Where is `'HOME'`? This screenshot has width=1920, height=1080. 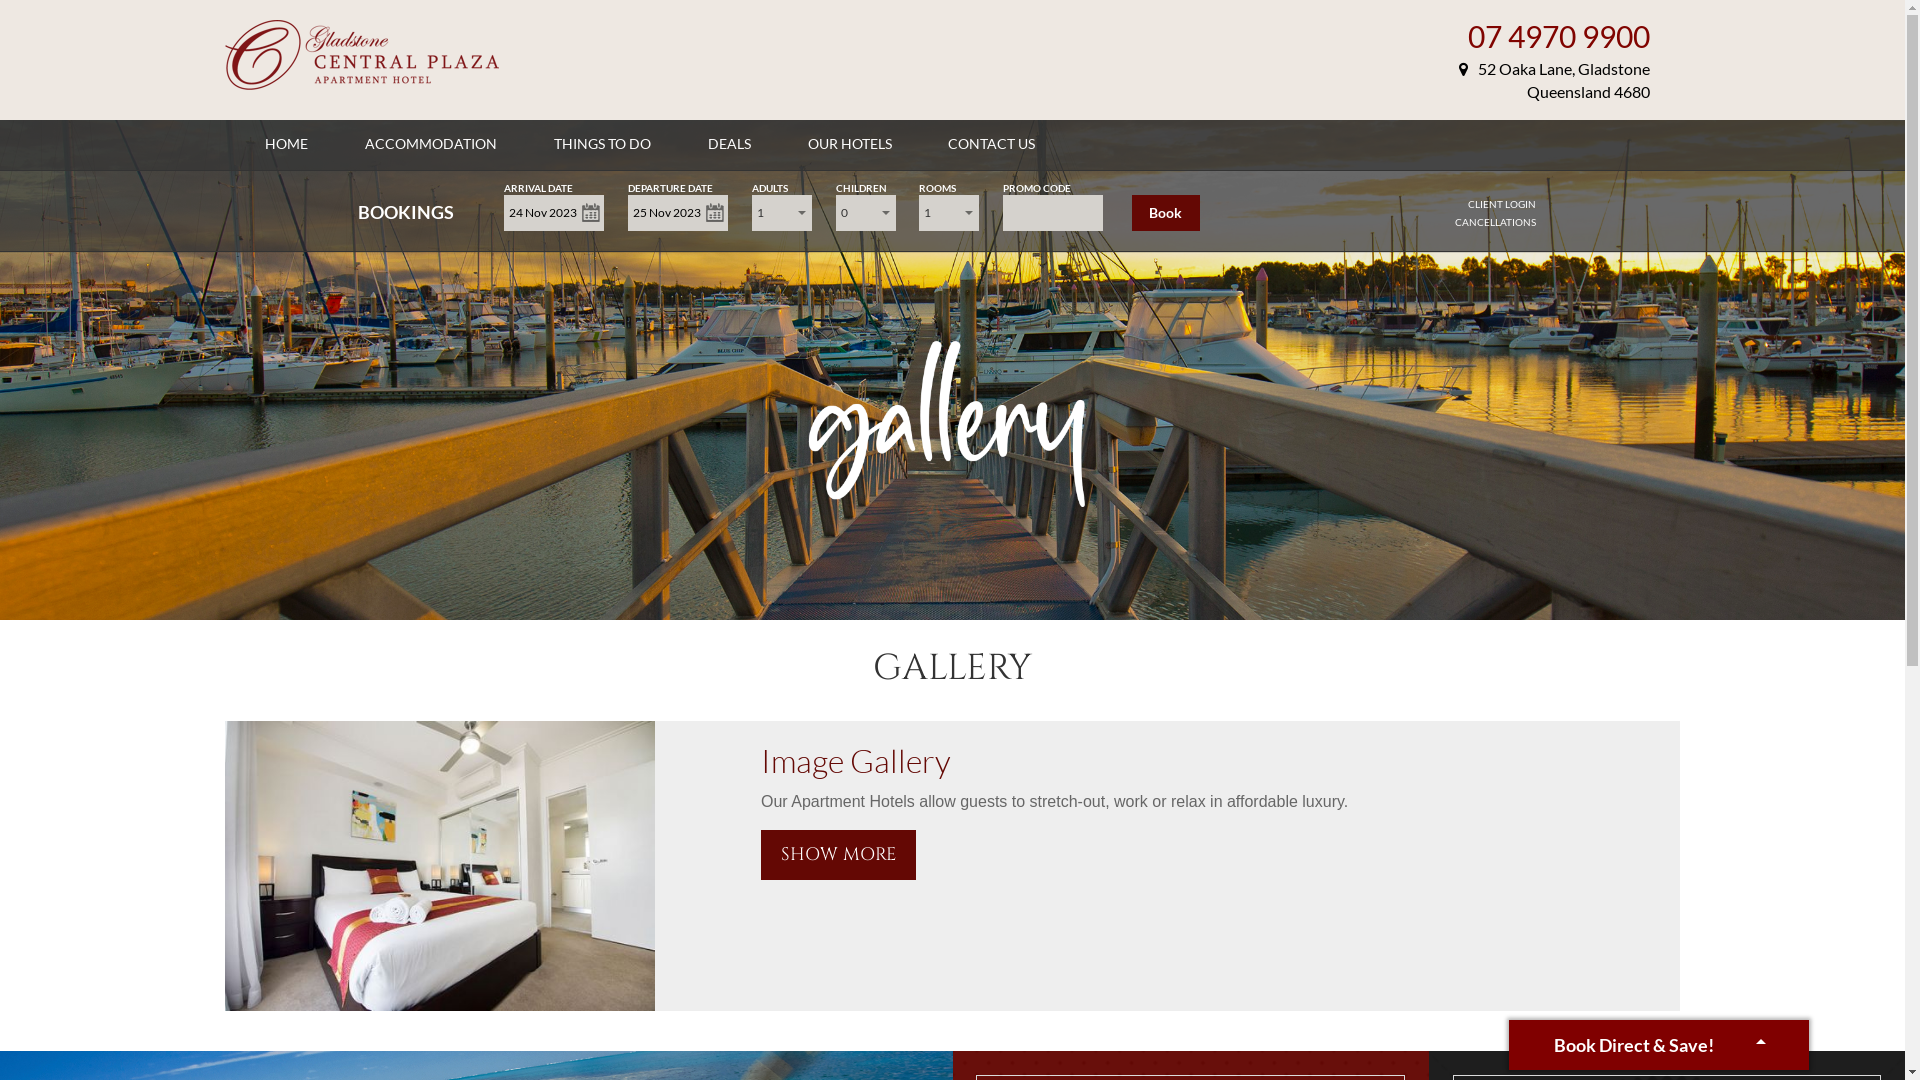
'HOME' is located at coordinates (285, 142).